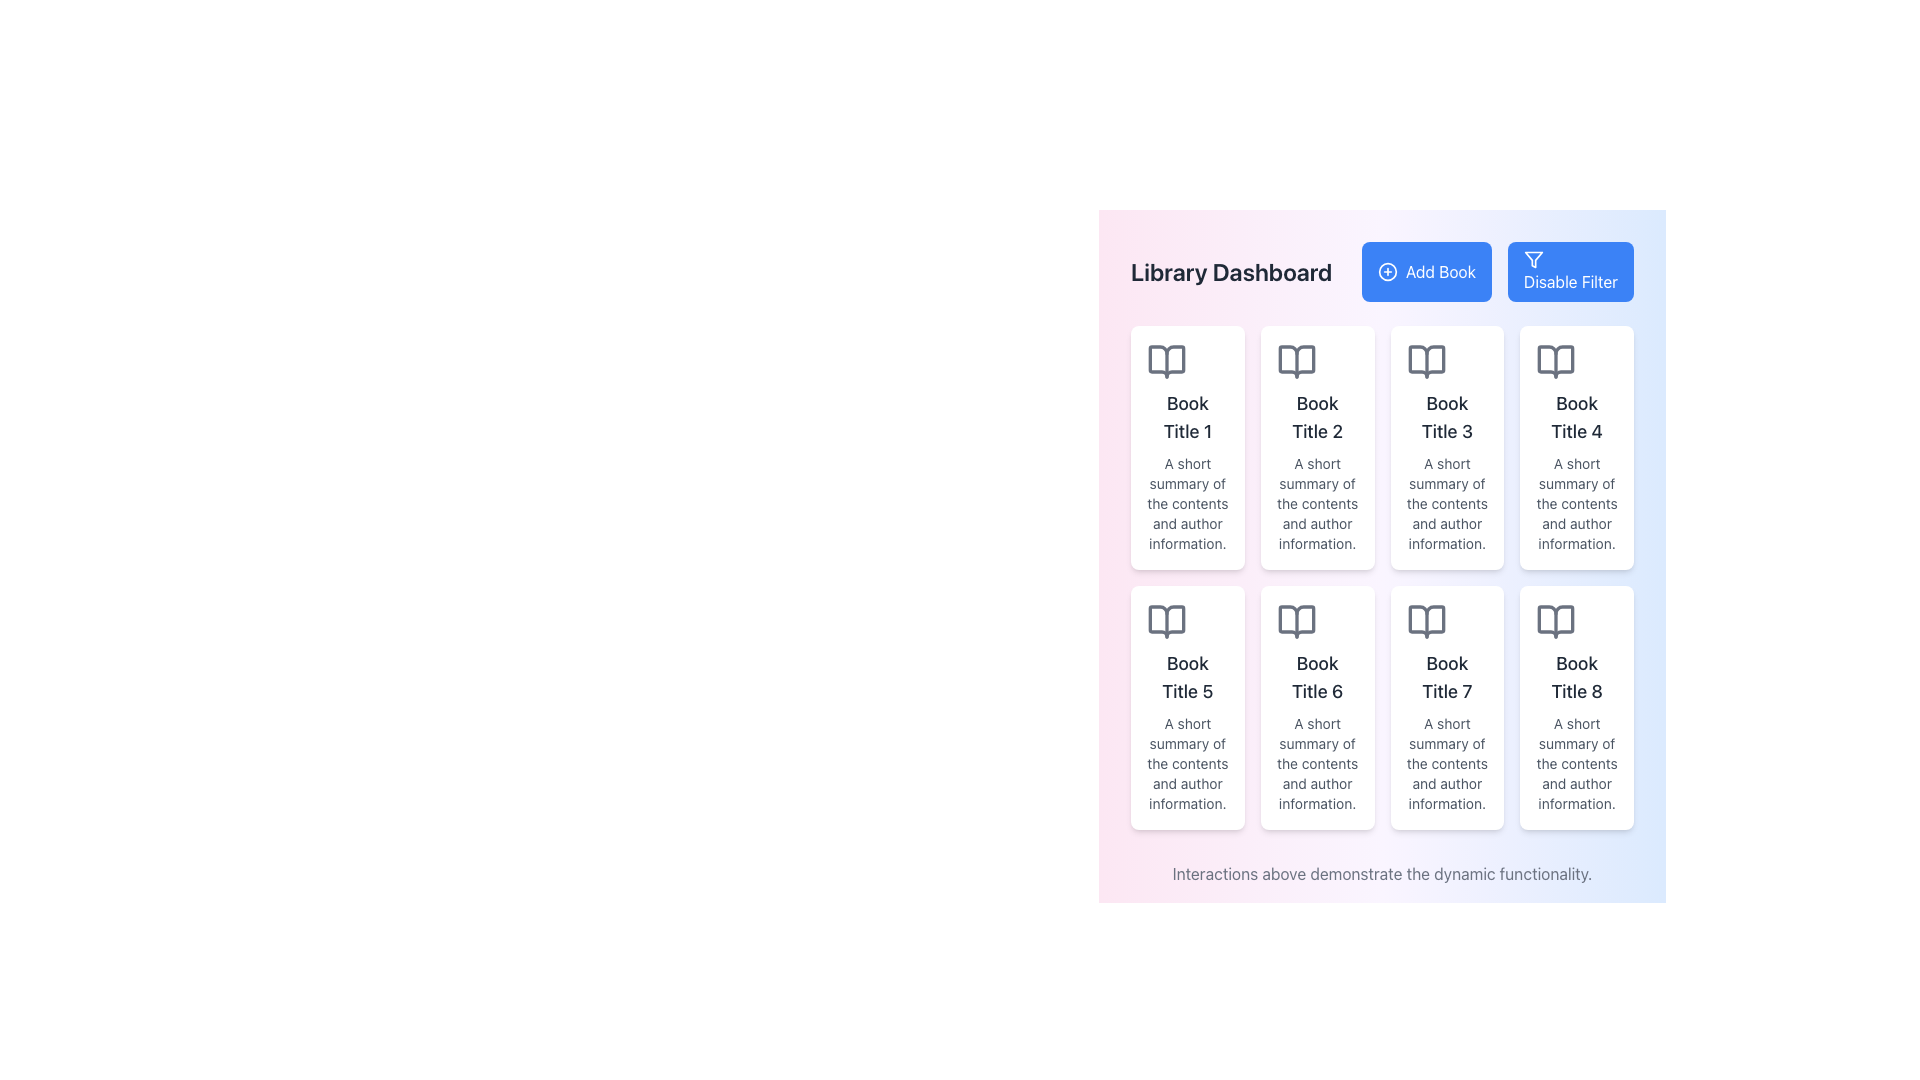 The width and height of the screenshot is (1920, 1080). I want to click on the book icon located in the second card of the top row, which visually represents a book and is positioned between 'Book Title 1' and 'Book Title 3', so click(1296, 362).